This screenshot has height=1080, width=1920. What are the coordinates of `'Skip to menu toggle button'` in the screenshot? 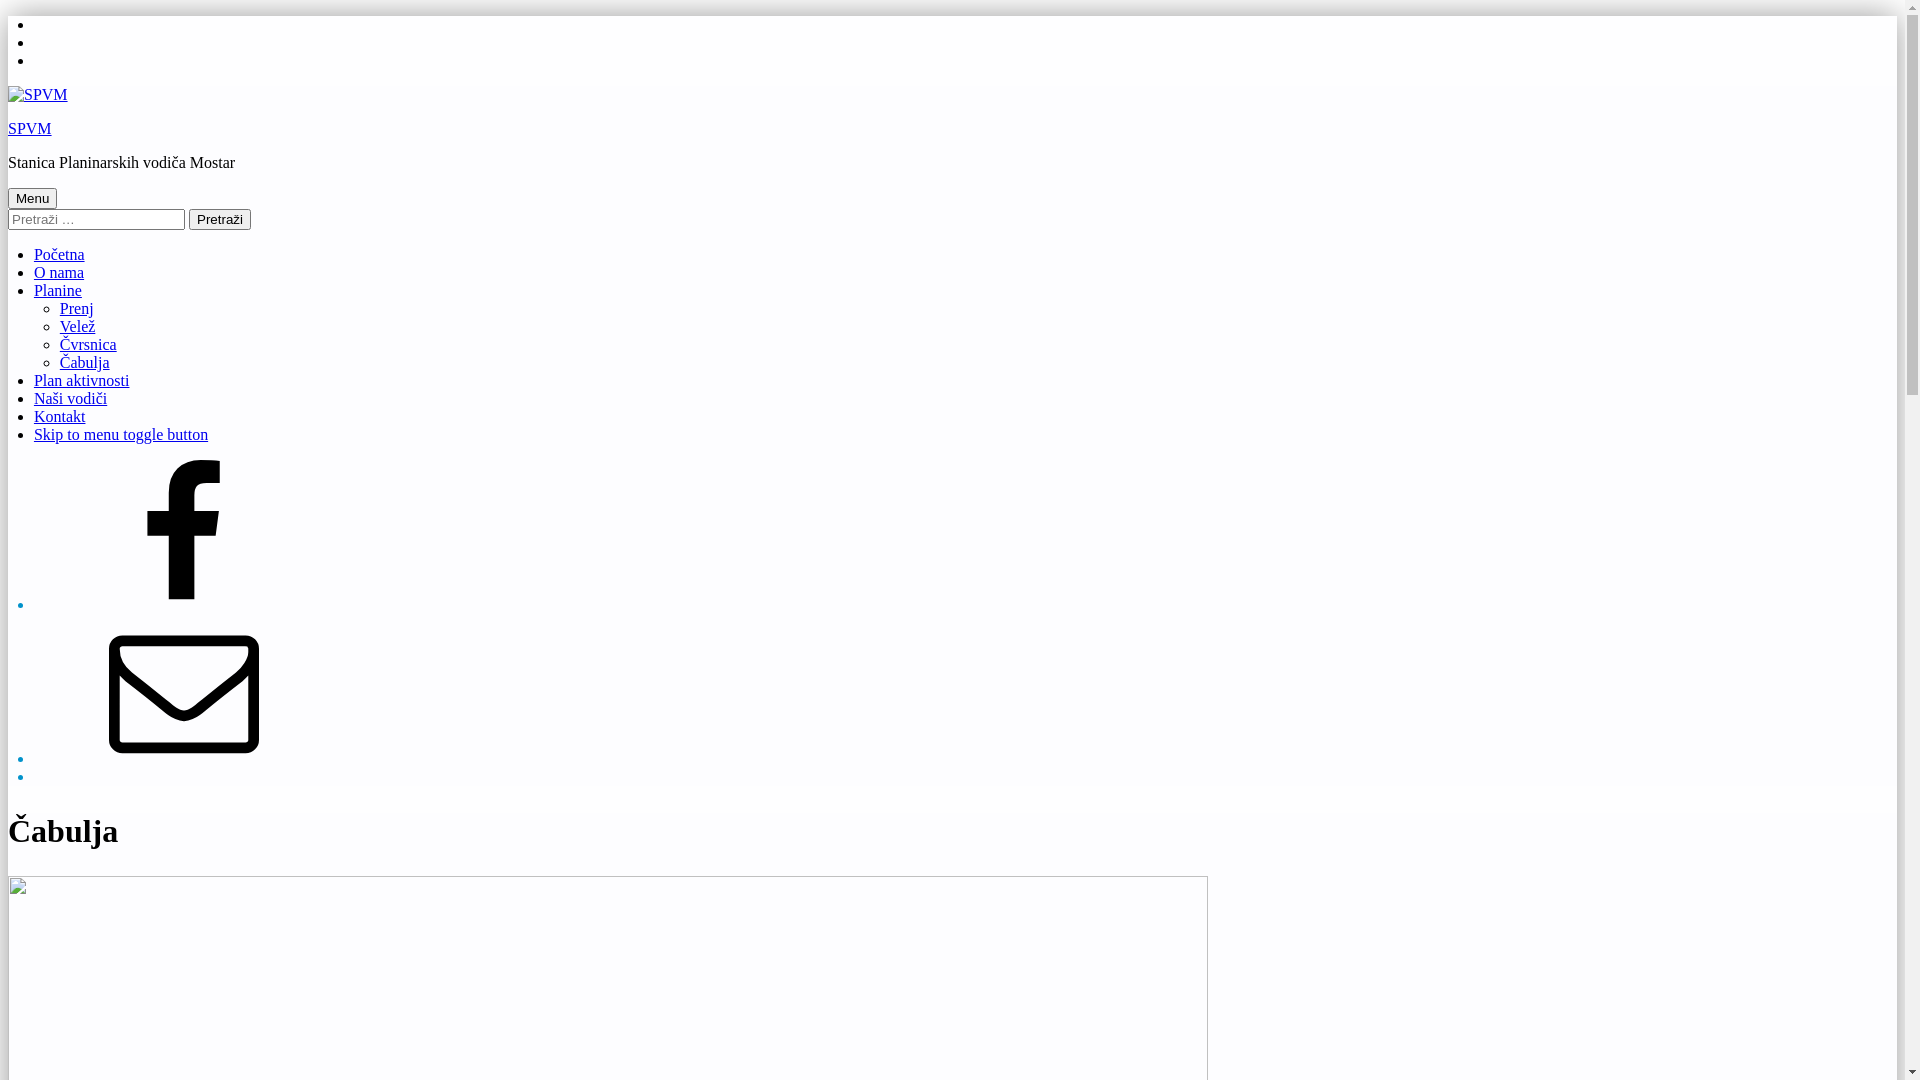 It's located at (119, 433).